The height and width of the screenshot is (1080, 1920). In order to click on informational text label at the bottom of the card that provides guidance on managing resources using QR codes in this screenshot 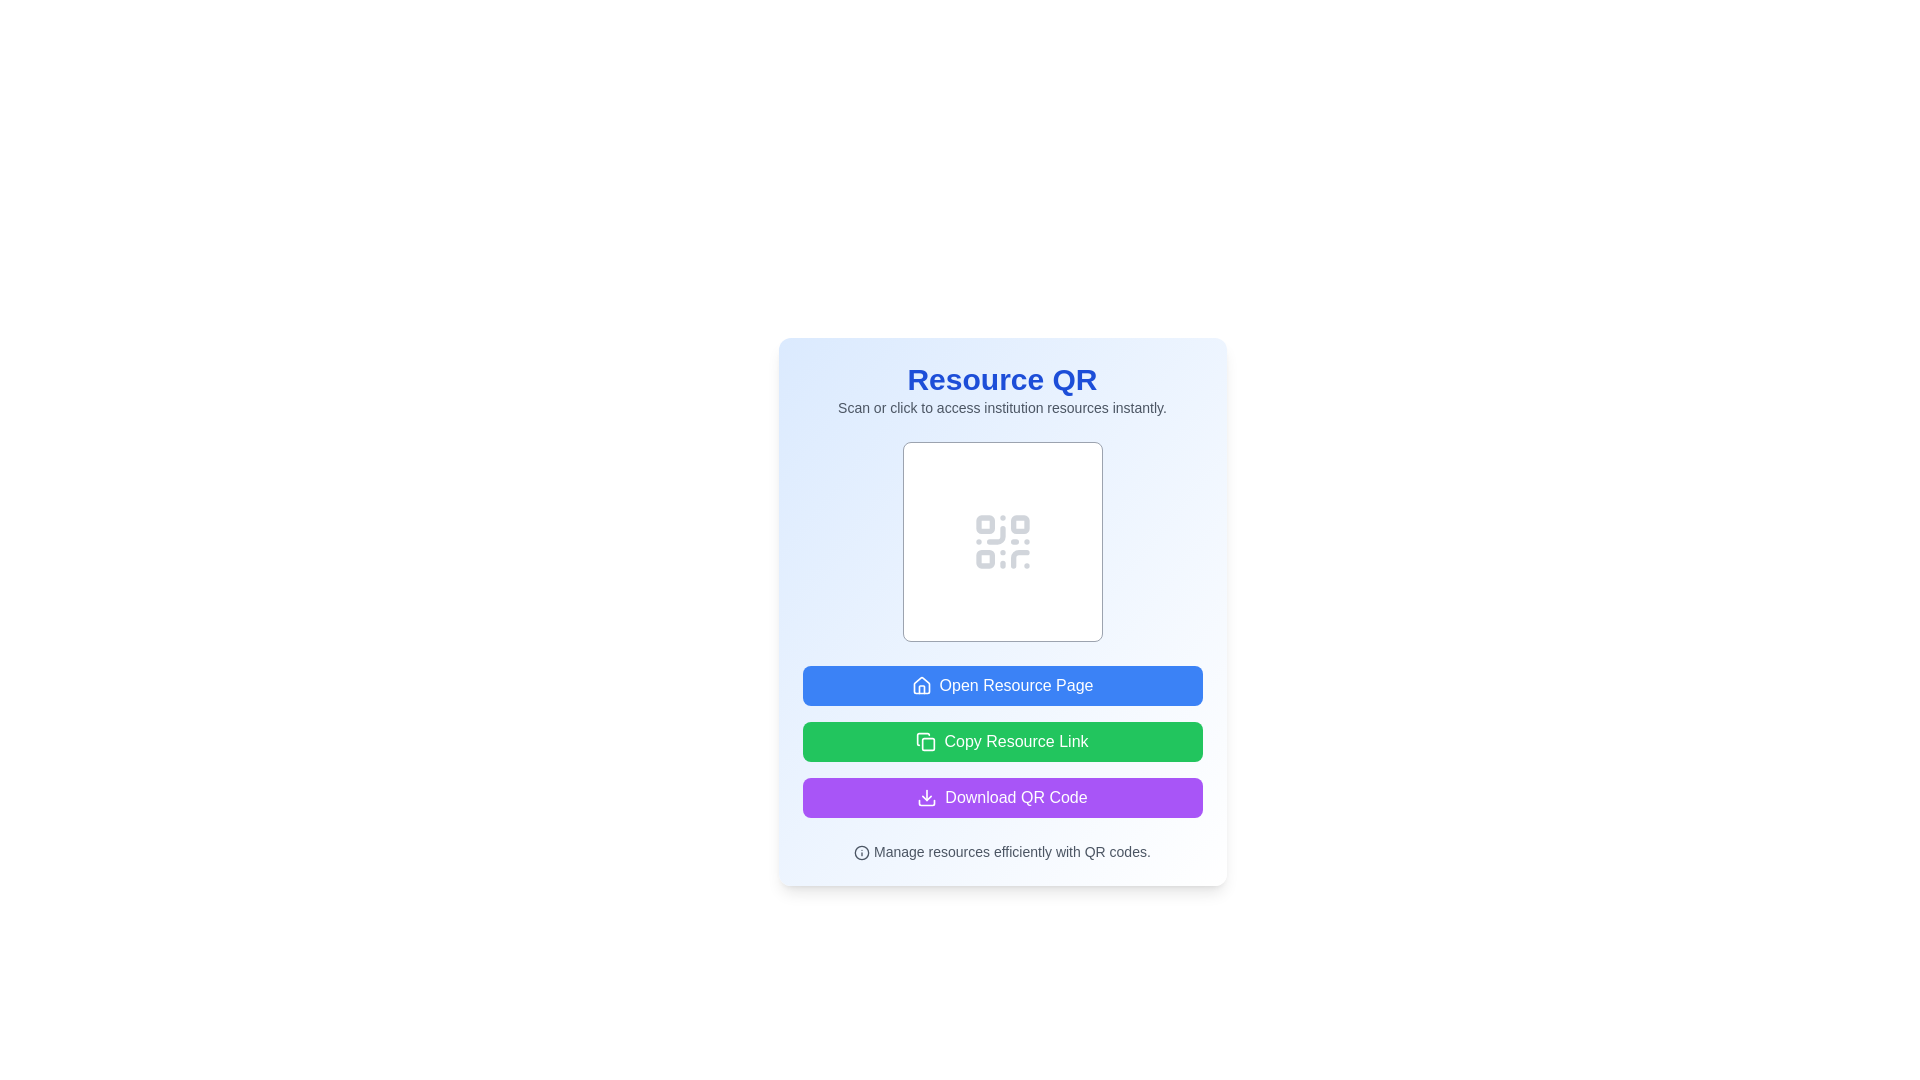, I will do `click(1002, 852)`.